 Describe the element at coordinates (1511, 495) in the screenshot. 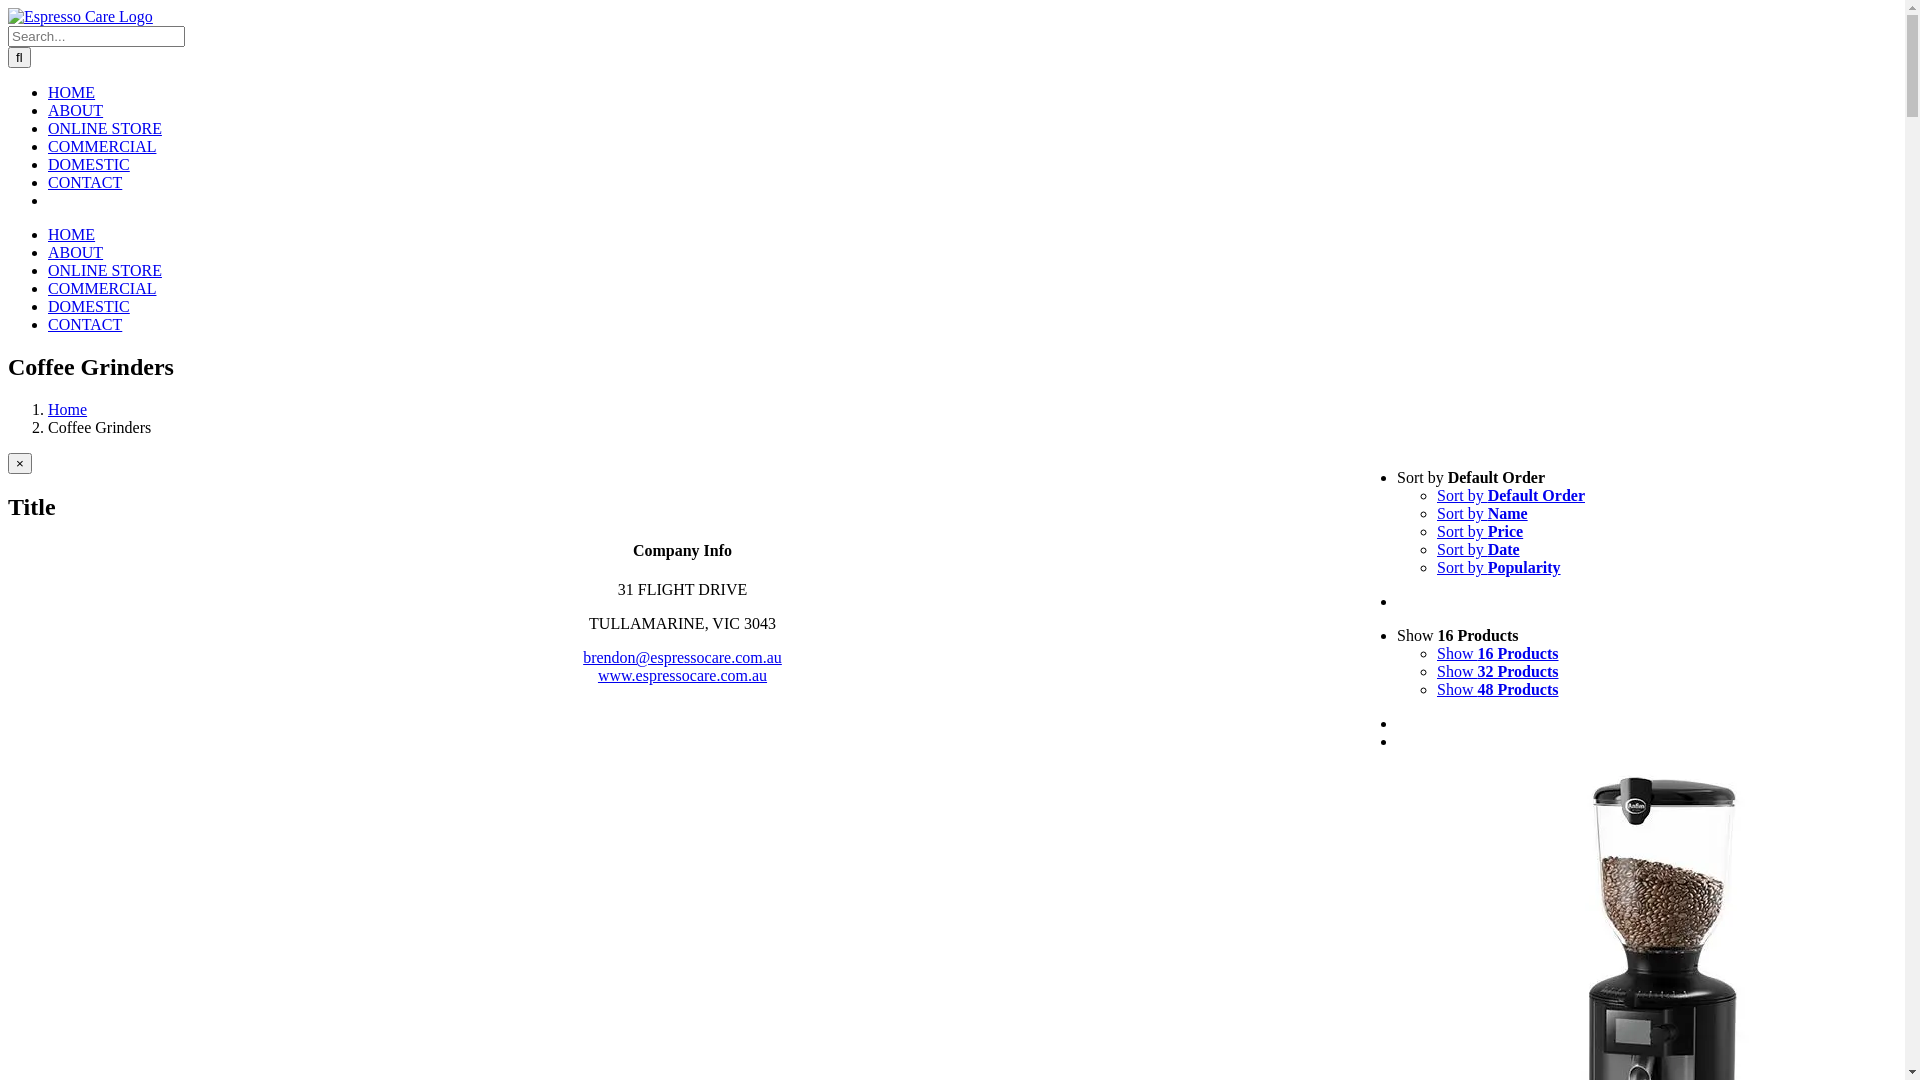

I see `'Sort by Default Order'` at that location.